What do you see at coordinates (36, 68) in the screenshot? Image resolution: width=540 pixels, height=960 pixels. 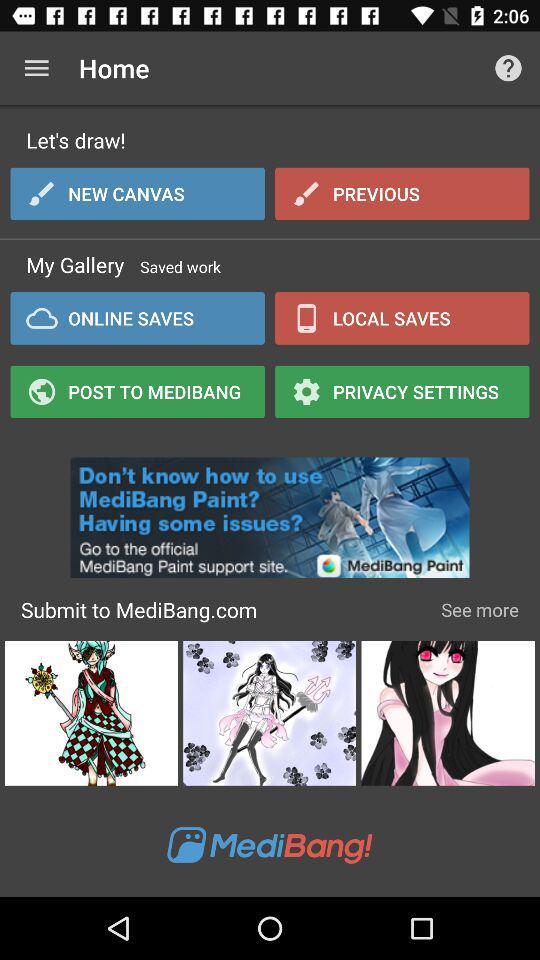 I see `the icon next to the home icon` at bounding box center [36, 68].